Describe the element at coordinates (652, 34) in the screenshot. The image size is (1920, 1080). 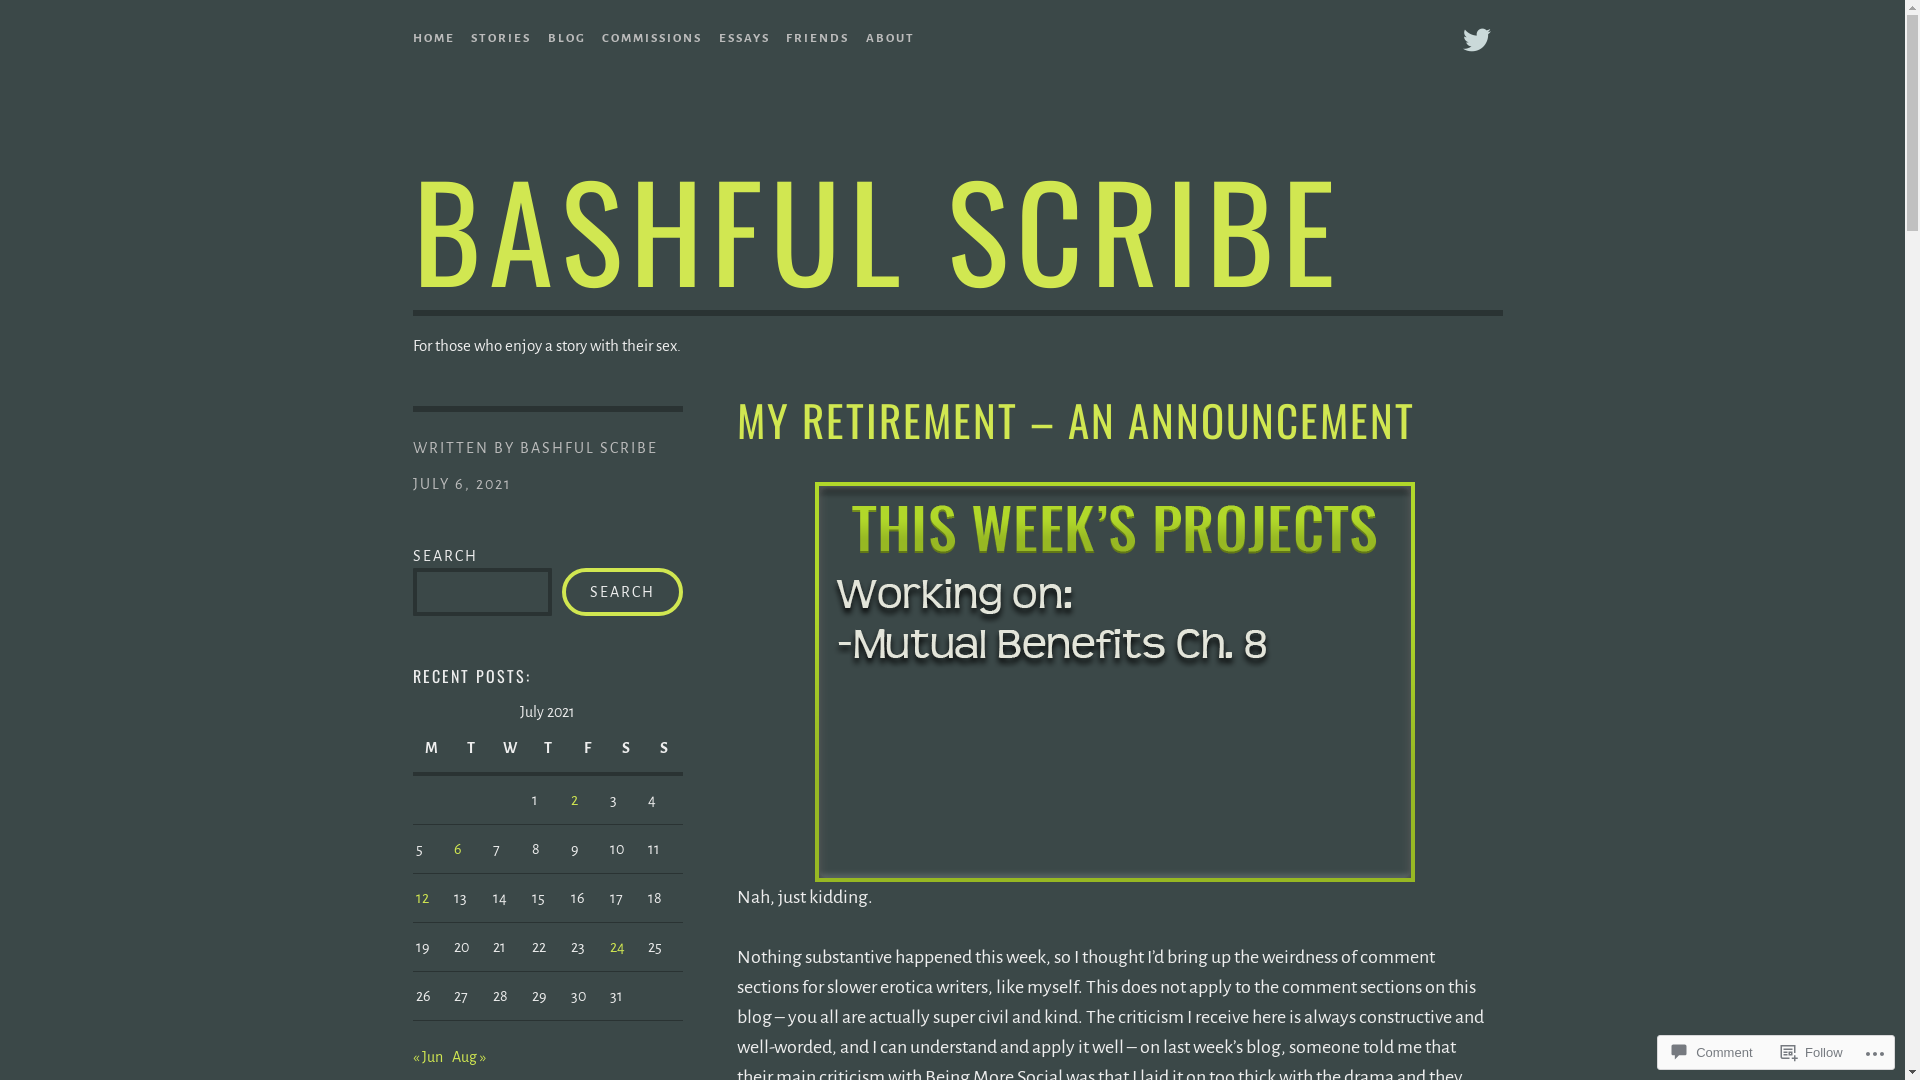
I see `'COMMISSIONS'` at that location.